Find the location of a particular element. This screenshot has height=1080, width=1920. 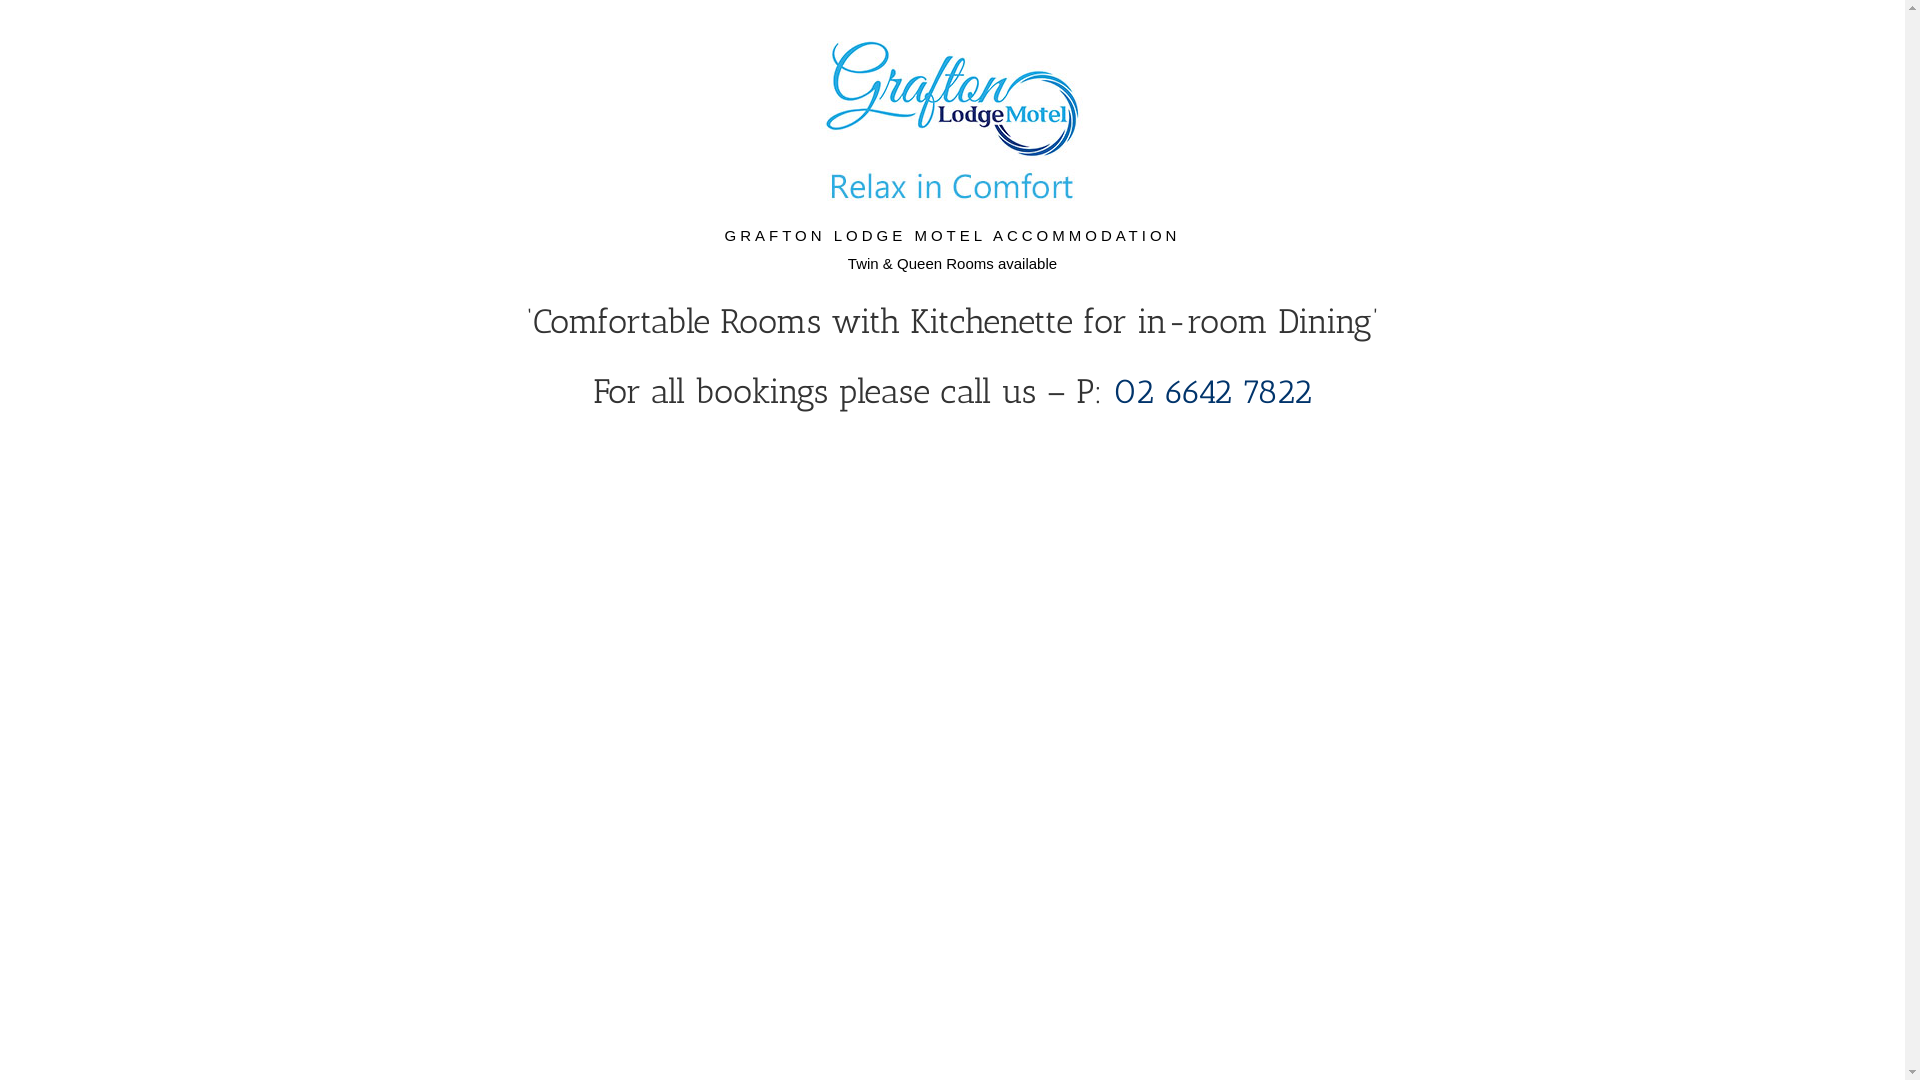

'02 6642 7822' is located at coordinates (1211, 391).